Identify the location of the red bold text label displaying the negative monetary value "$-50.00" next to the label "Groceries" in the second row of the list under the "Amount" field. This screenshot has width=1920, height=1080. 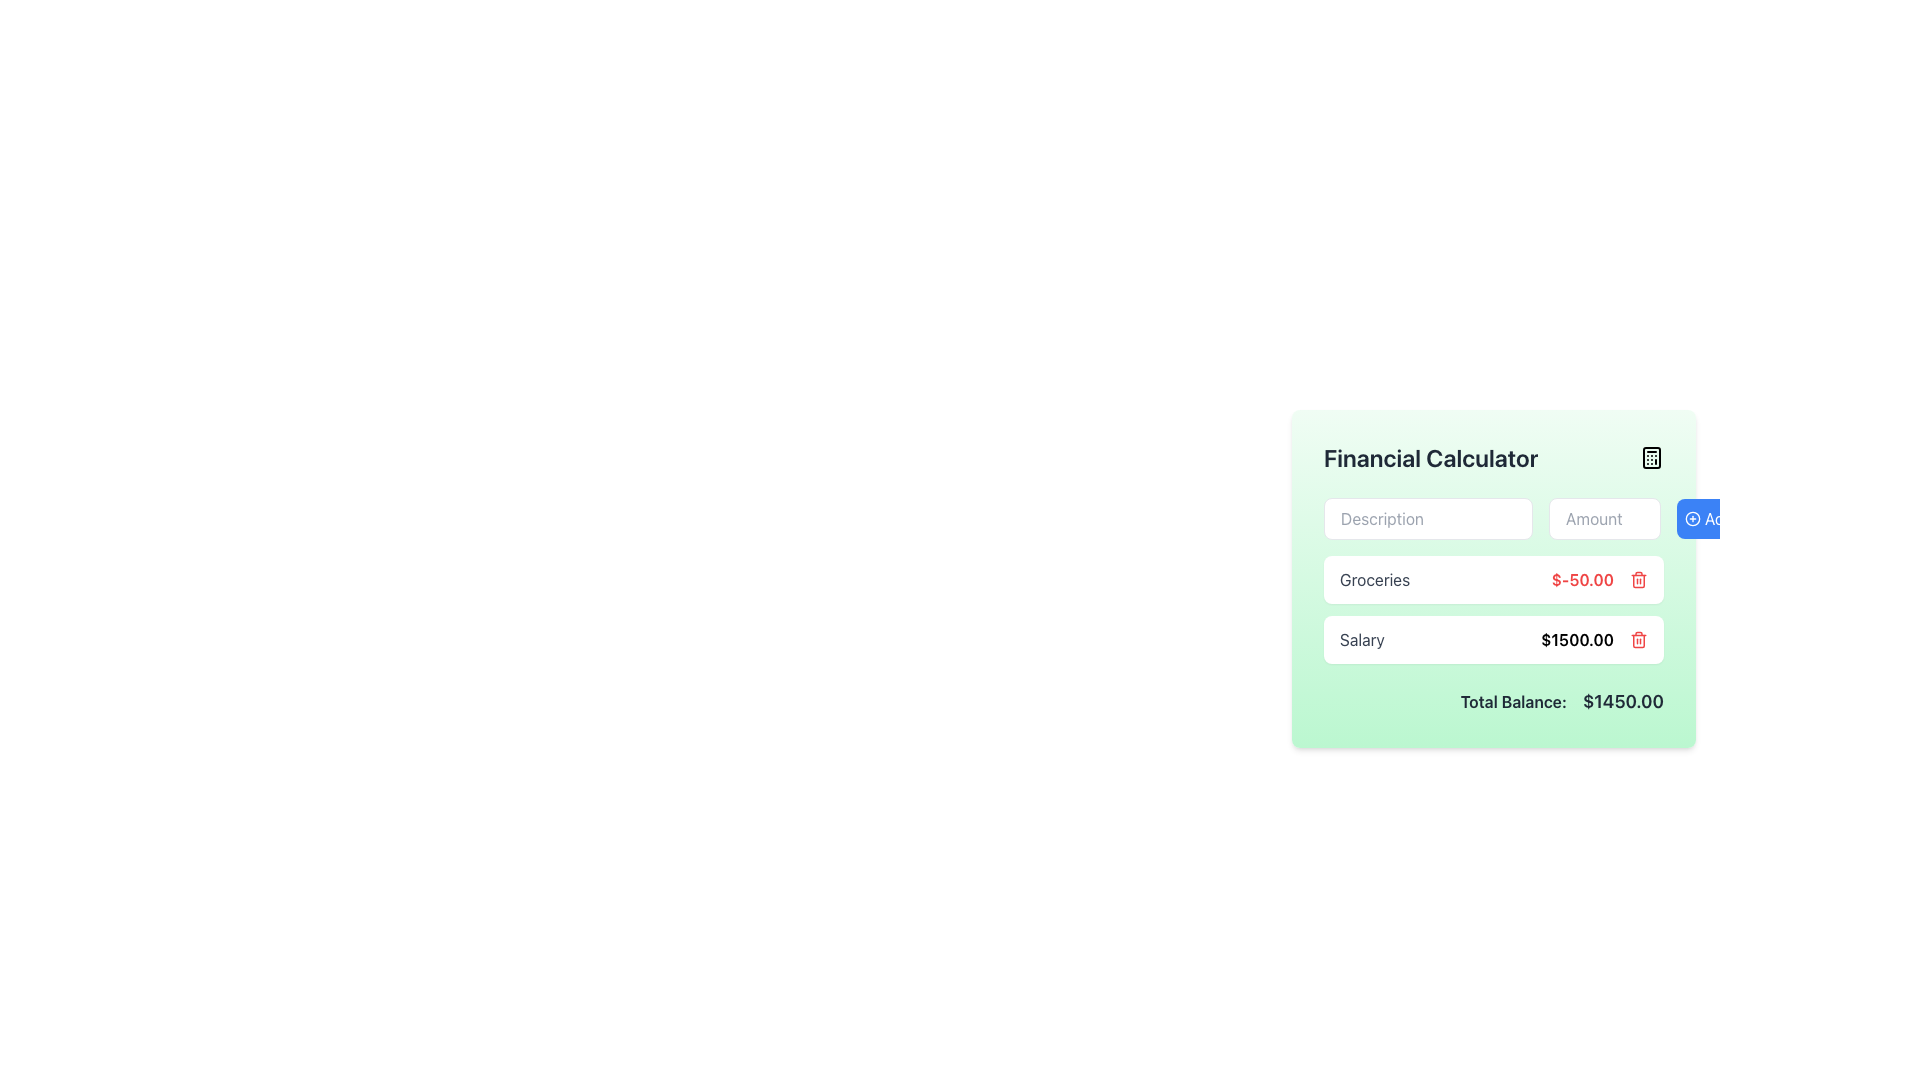
(1581, 579).